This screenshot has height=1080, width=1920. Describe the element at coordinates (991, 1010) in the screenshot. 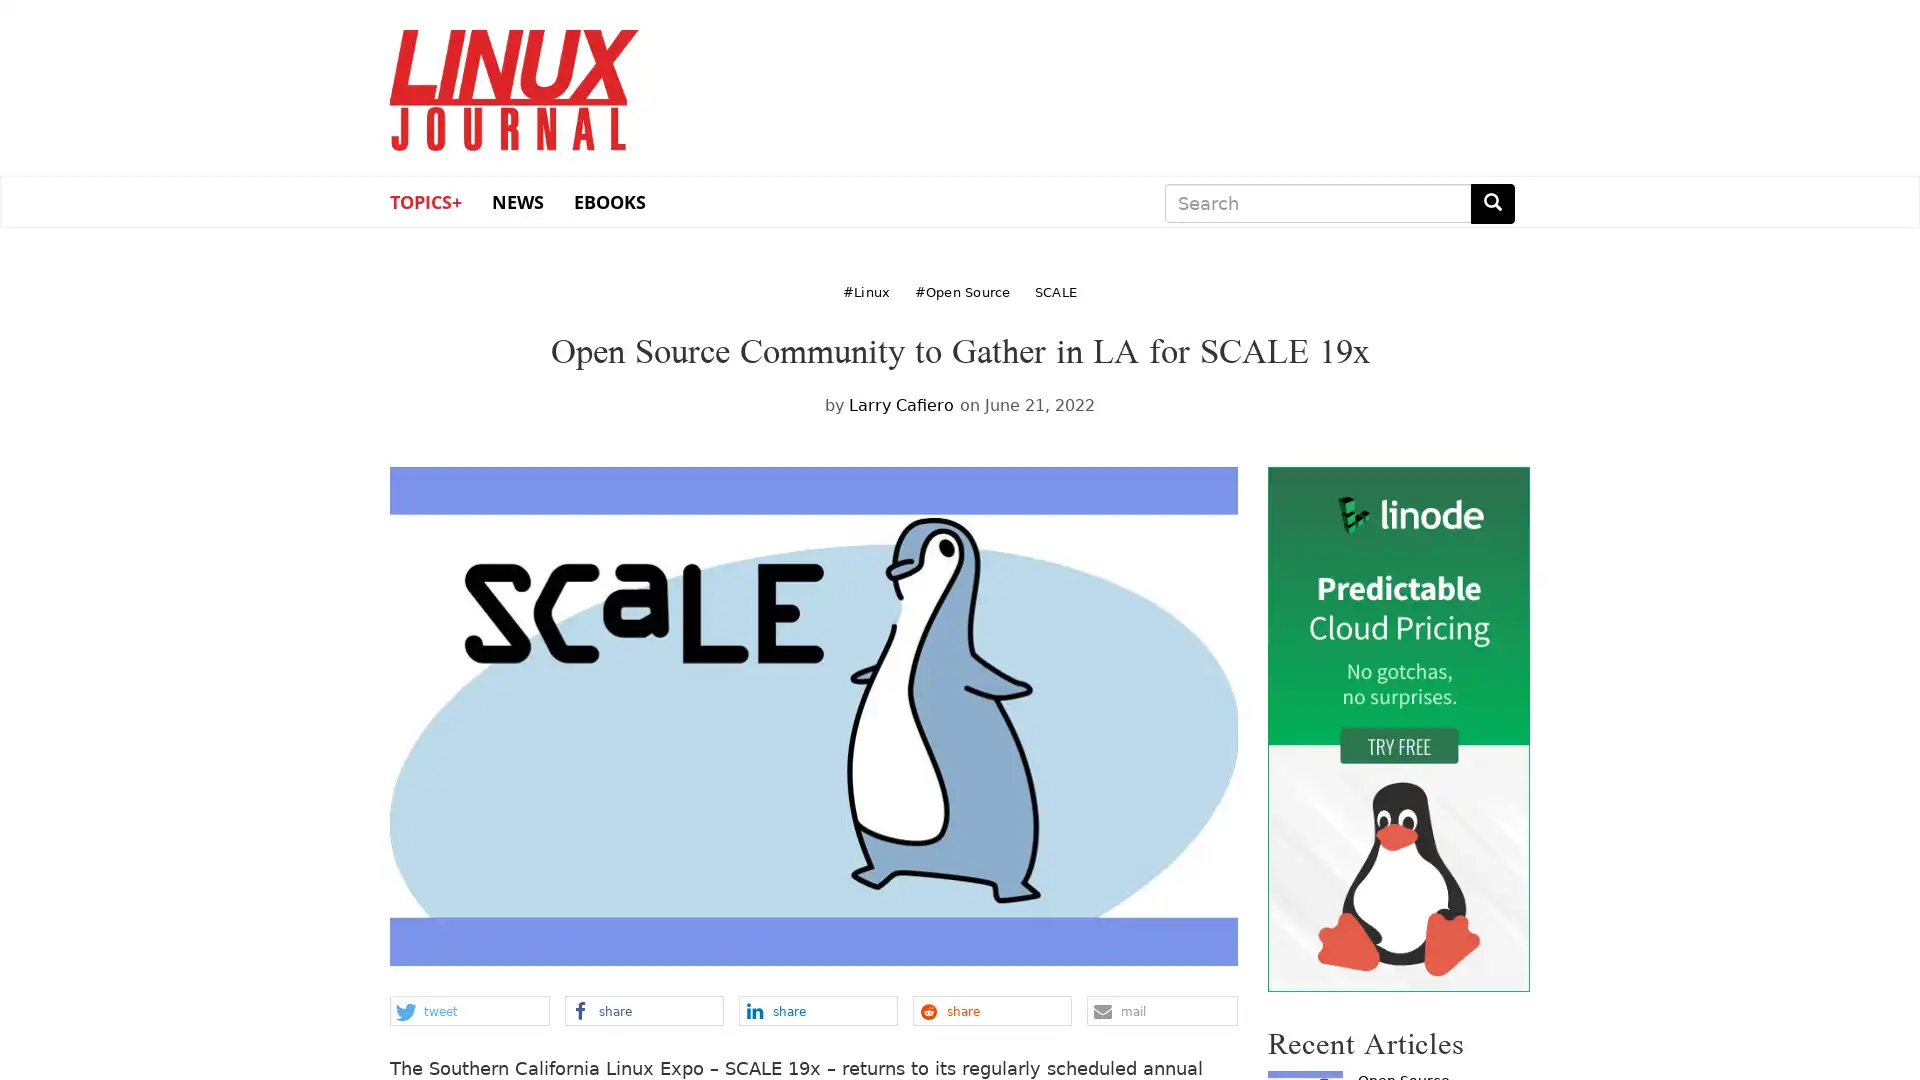

I see `Share on Reddit` at that location.